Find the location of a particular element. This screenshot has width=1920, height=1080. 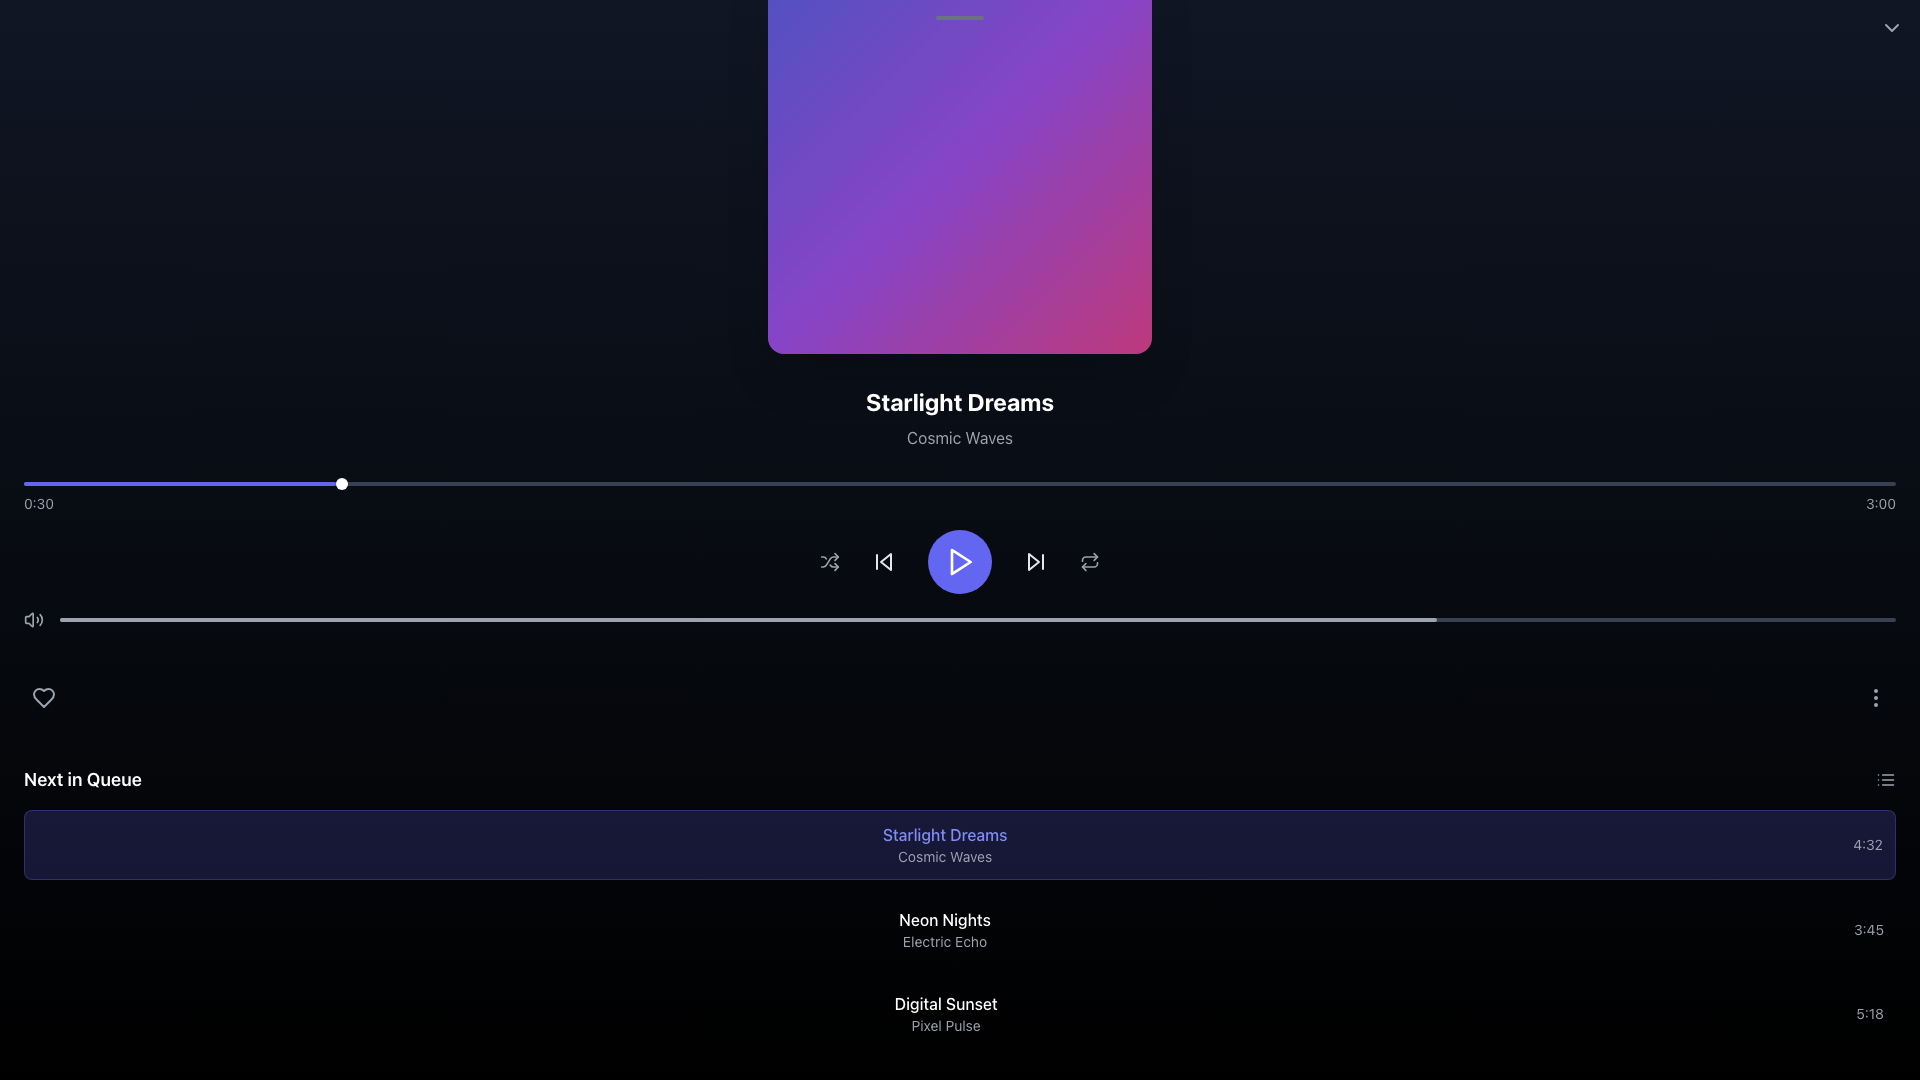

progress is located at coordinates (257, 483).